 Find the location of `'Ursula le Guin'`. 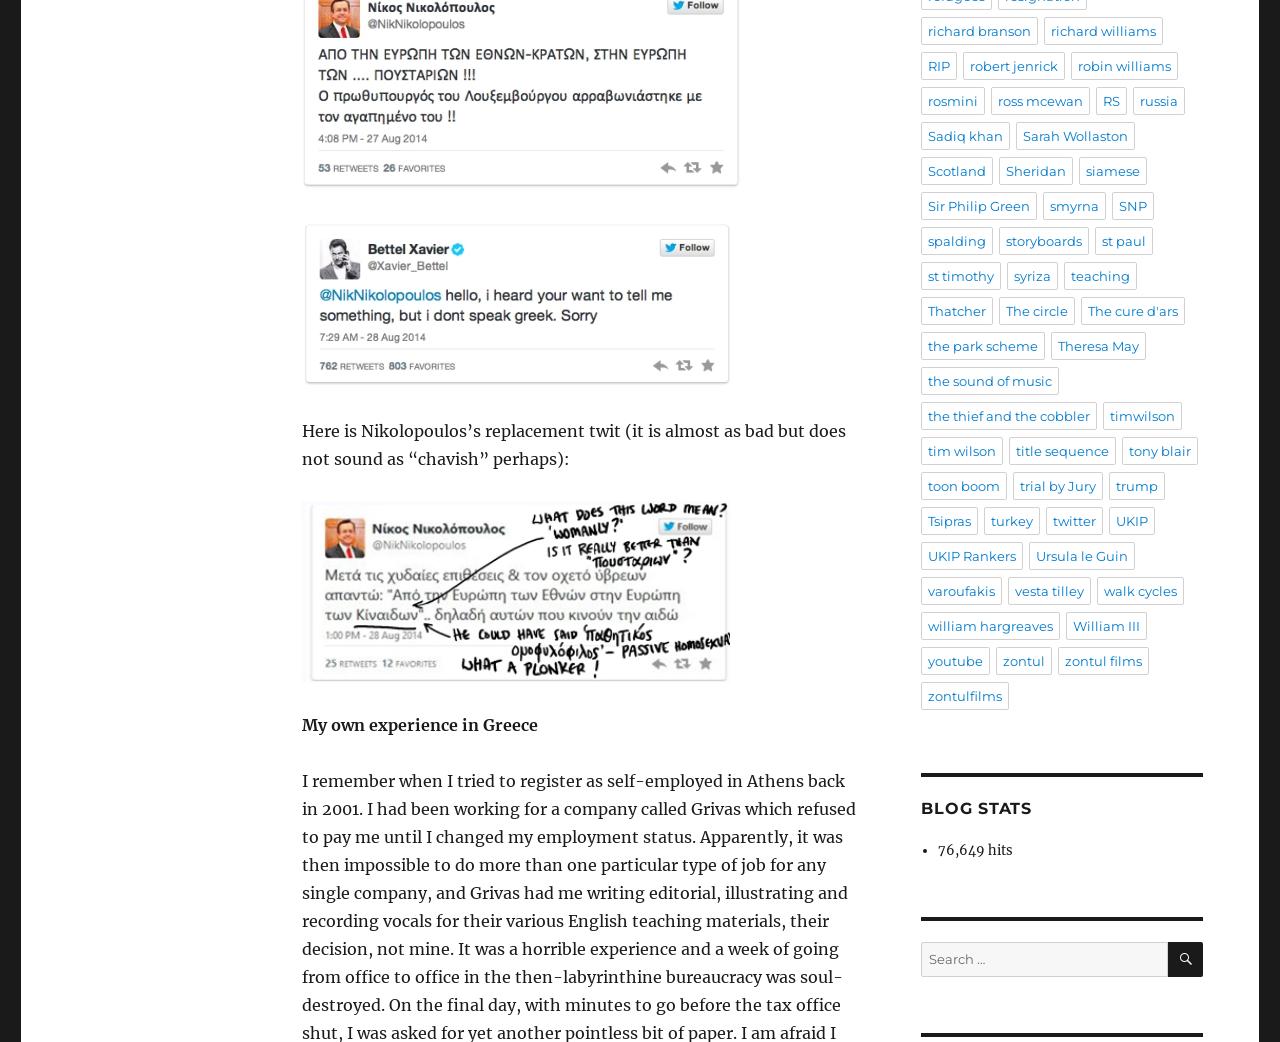

'Ursula le Guin' is located at coordinates (1036, 555).